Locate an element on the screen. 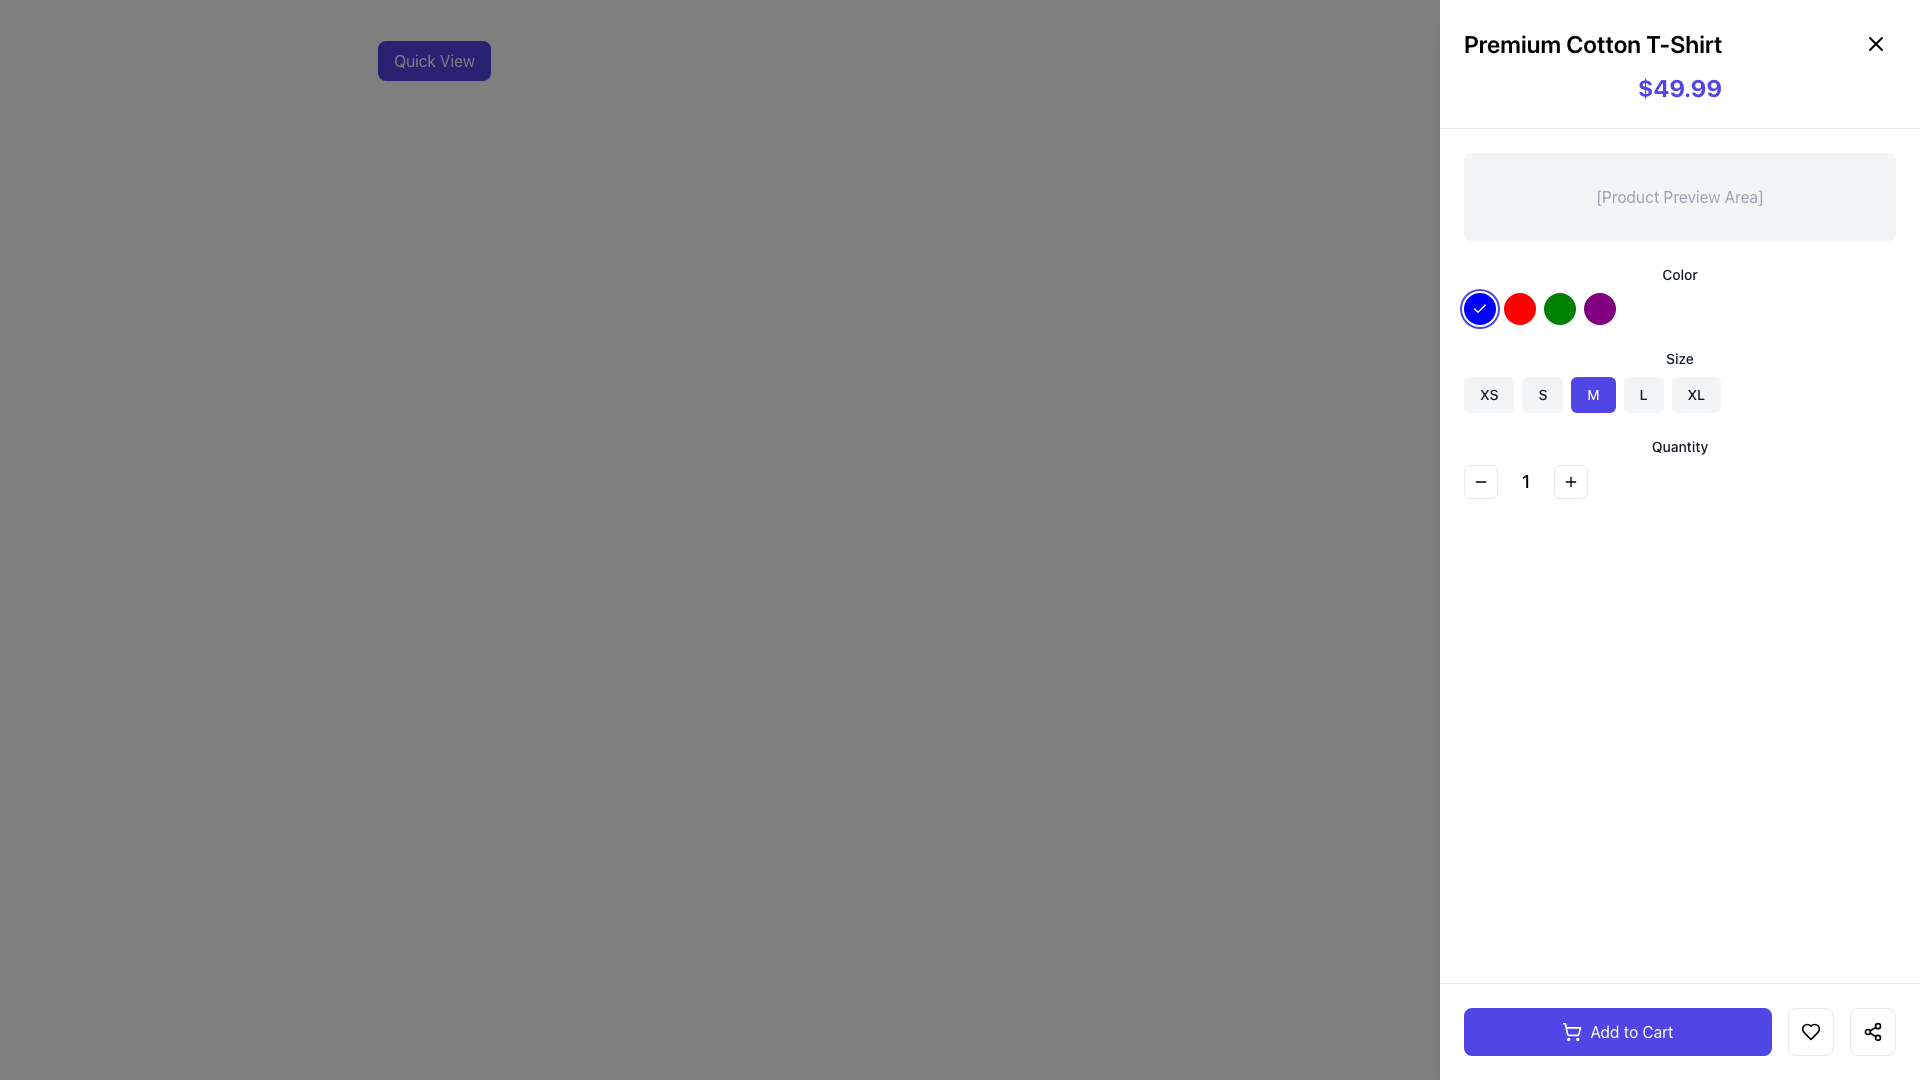 Image resolution: width=1920 pixels, height=1080 pixels. the circular button with an 'X' icon at its center, located at the top-right corner of the panel next to 'Premium Cotton T-Shirt' is located at coordinates (1875, 43).